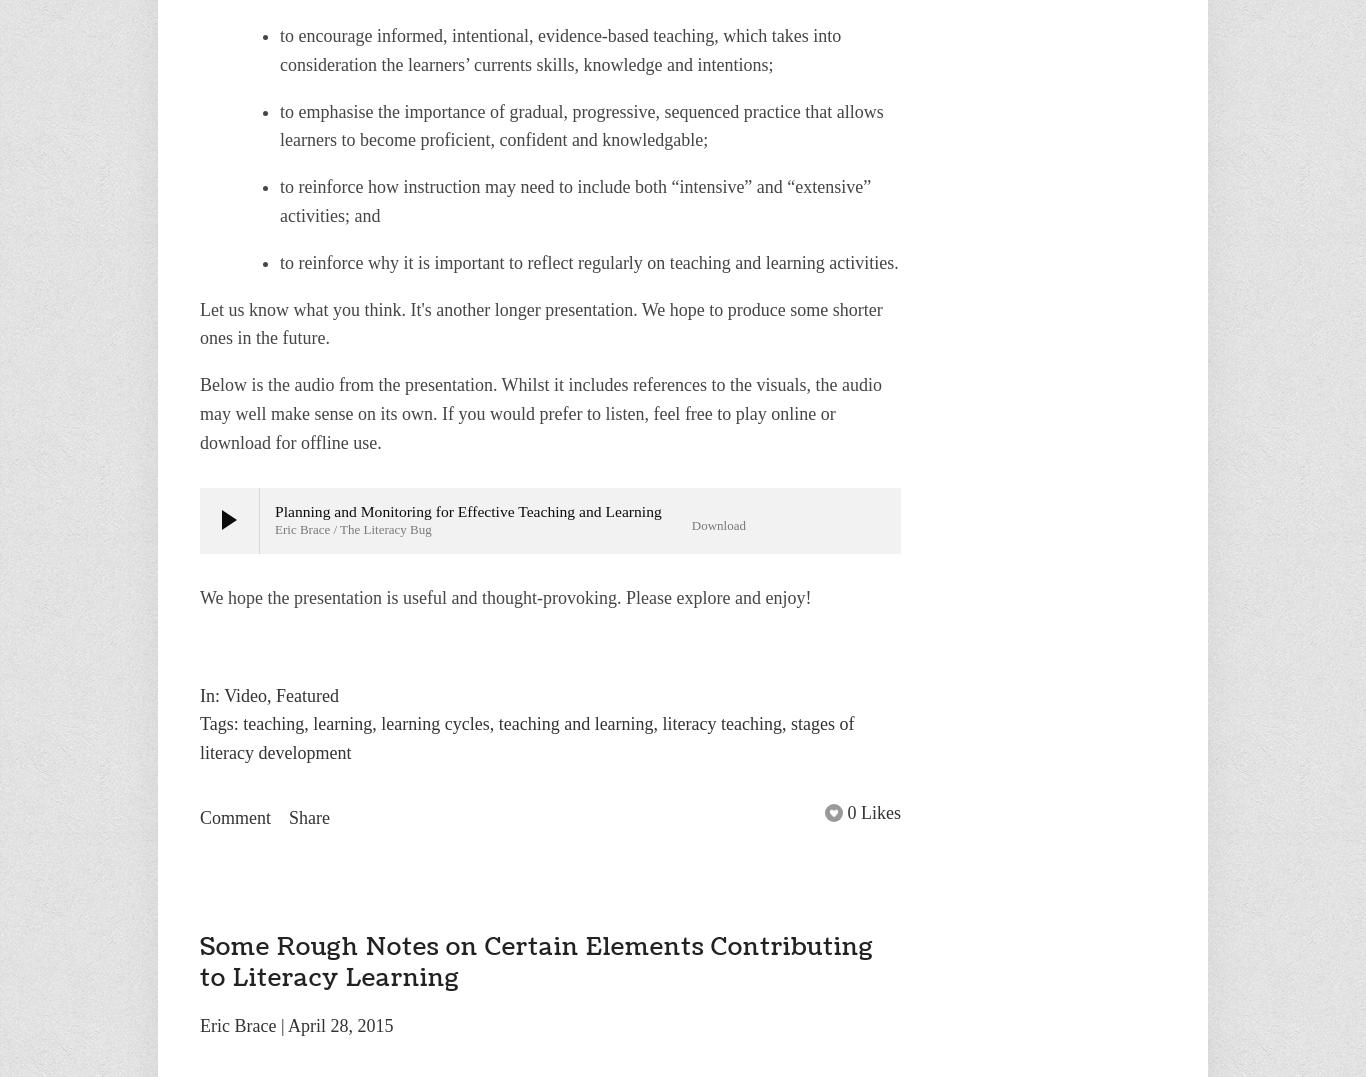 The image size is (1366, 1077). I want to click on 'April 28, 2015', so click(287, 1024).